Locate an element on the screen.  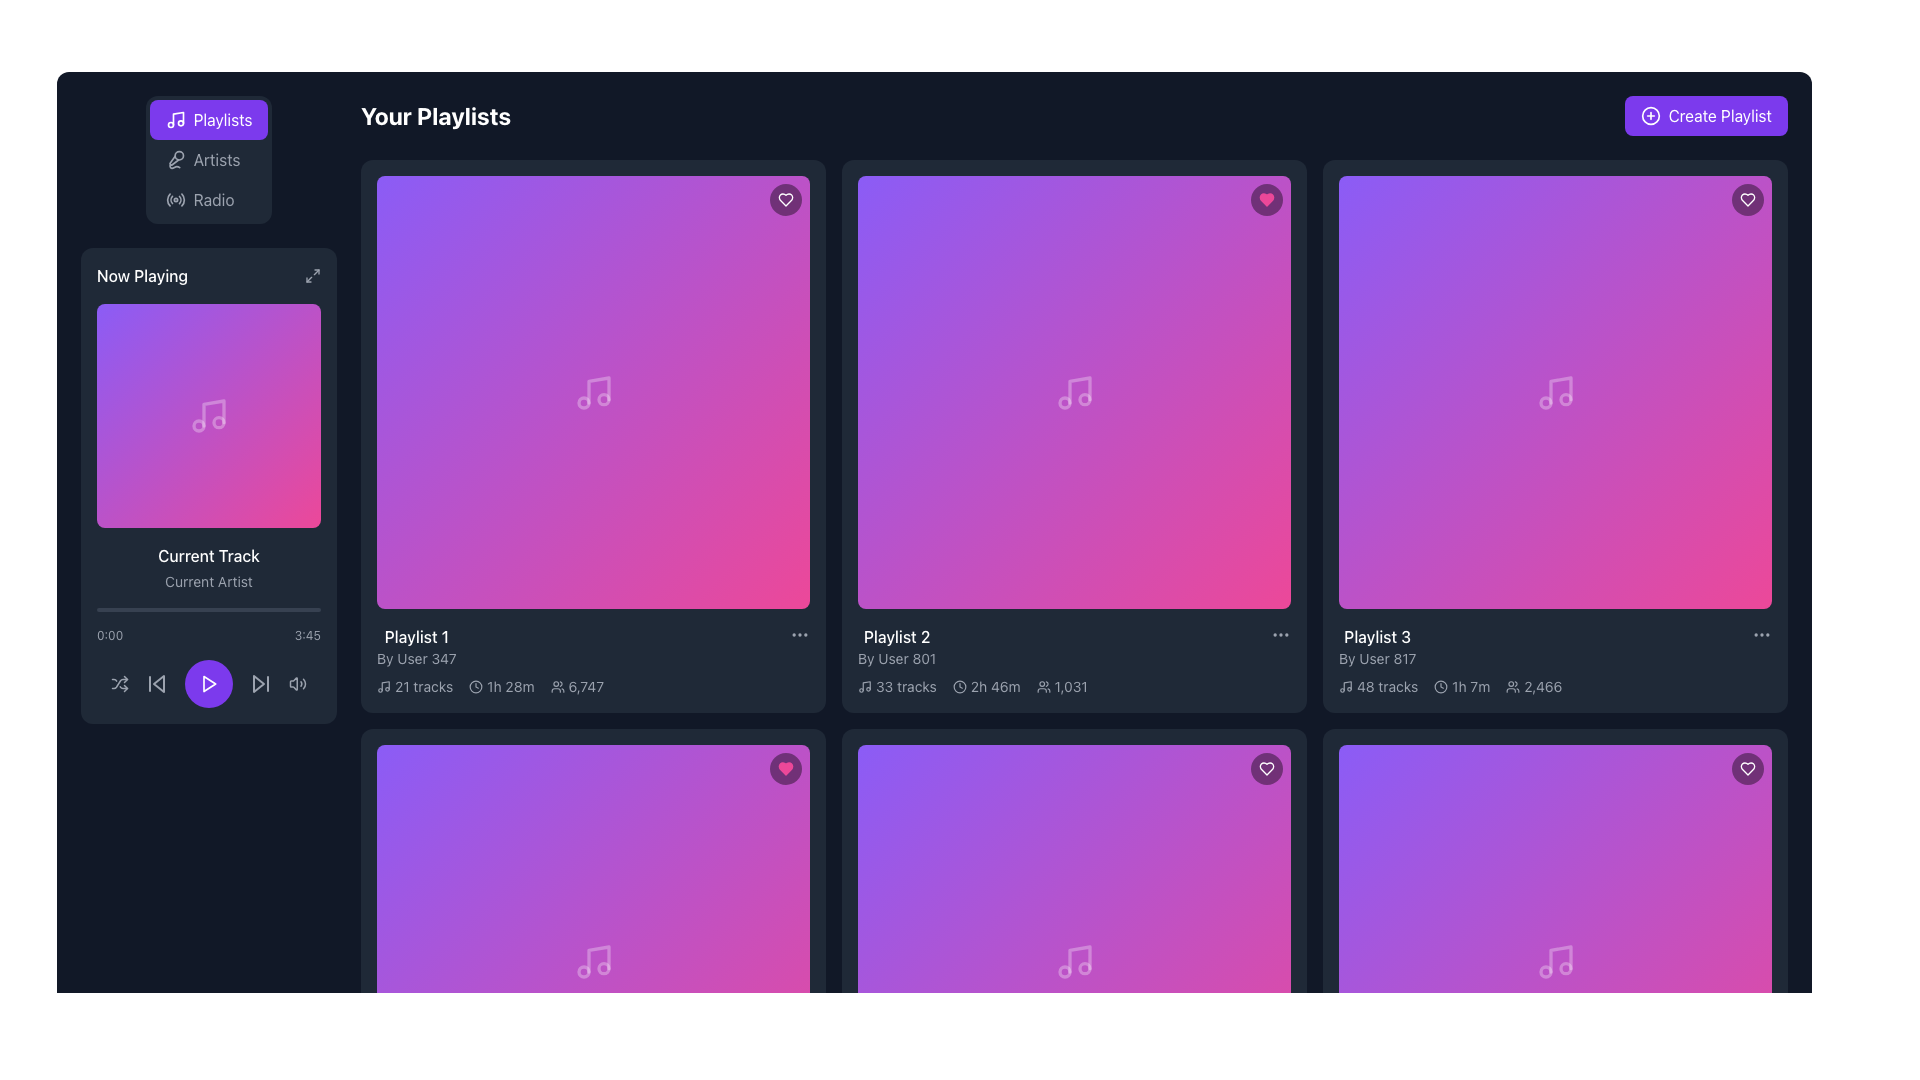
the text label displaying 'By User 347' which is styled in light gray and located beneath 'Playlist 1' is located at coordinates (415, 659).